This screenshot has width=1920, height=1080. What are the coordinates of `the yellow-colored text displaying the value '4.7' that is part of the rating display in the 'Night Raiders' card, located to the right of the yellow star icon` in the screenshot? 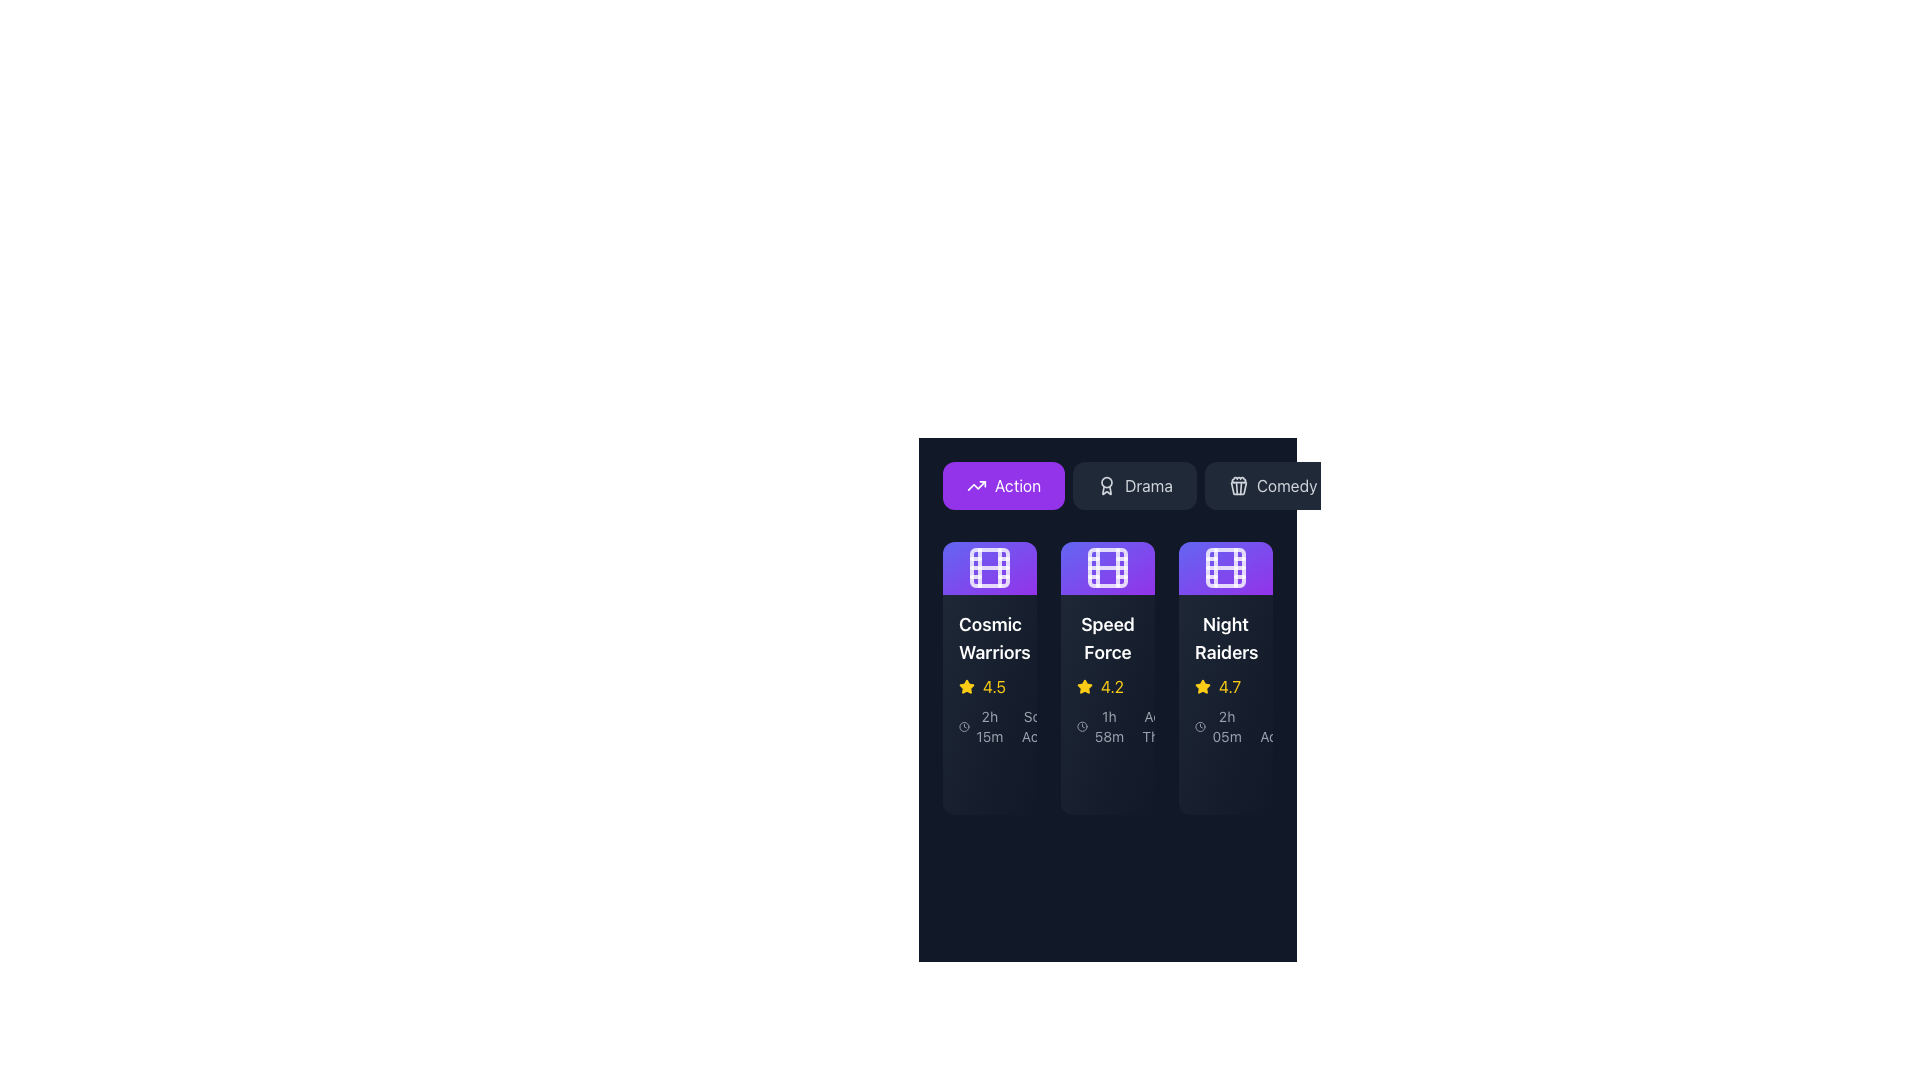 It's located at (1229, 685).